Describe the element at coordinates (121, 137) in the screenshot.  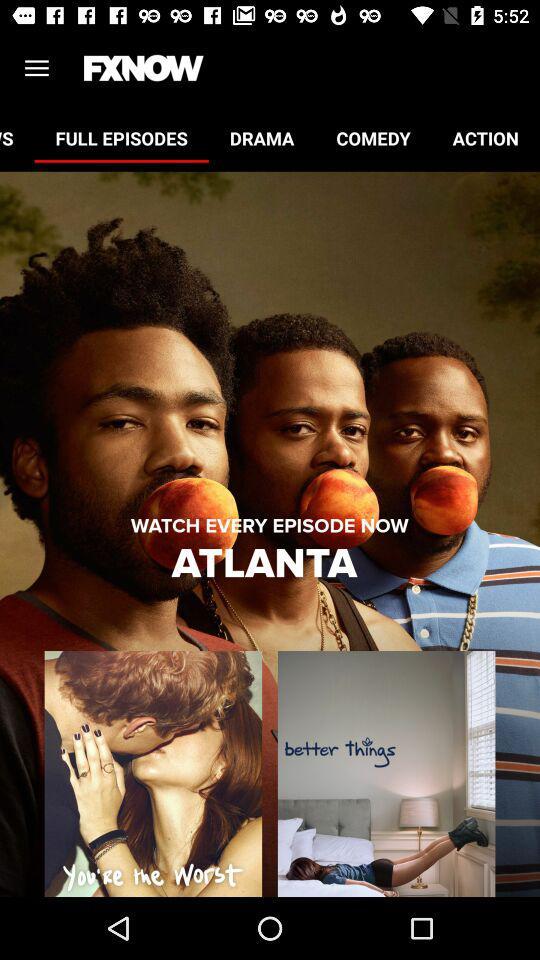
I see `the item next to the all shows` at that location.